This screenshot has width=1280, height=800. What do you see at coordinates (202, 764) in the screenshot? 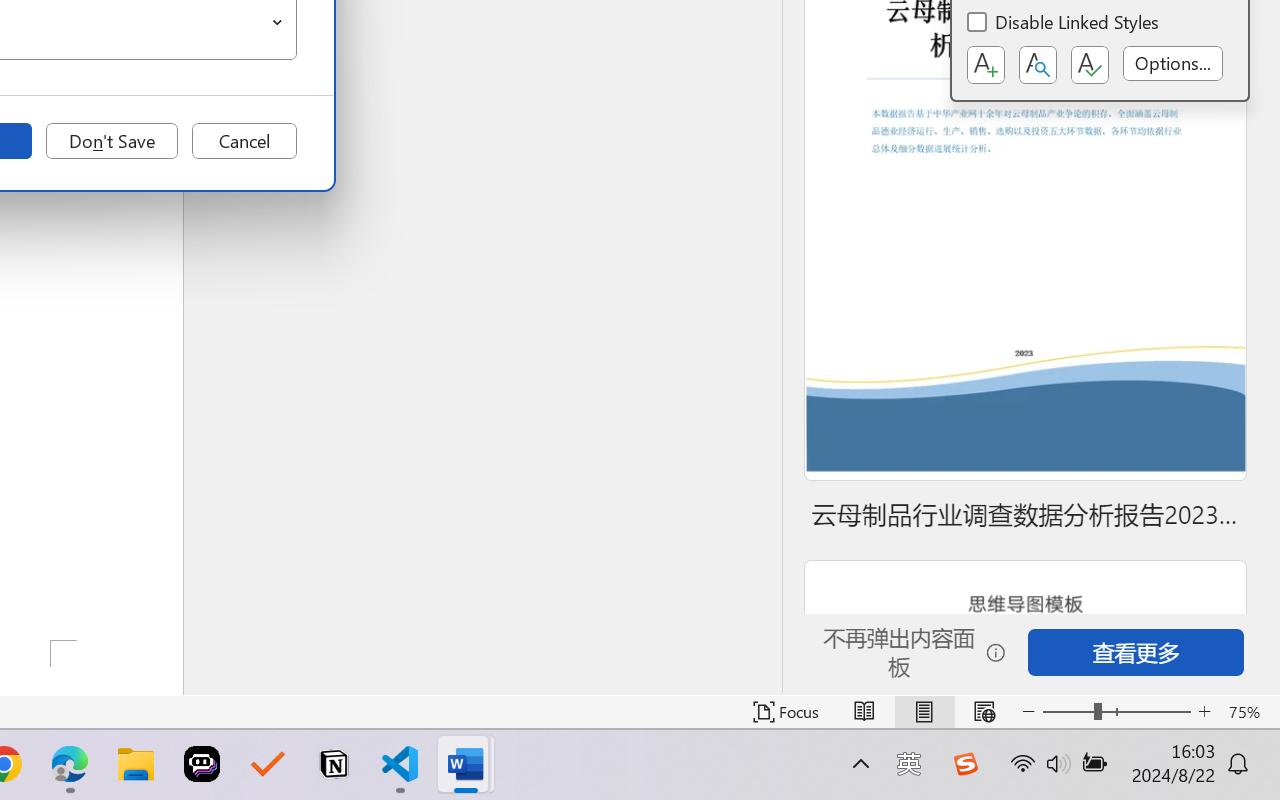
I see `'Poe'` at bounding box center [202, 764].